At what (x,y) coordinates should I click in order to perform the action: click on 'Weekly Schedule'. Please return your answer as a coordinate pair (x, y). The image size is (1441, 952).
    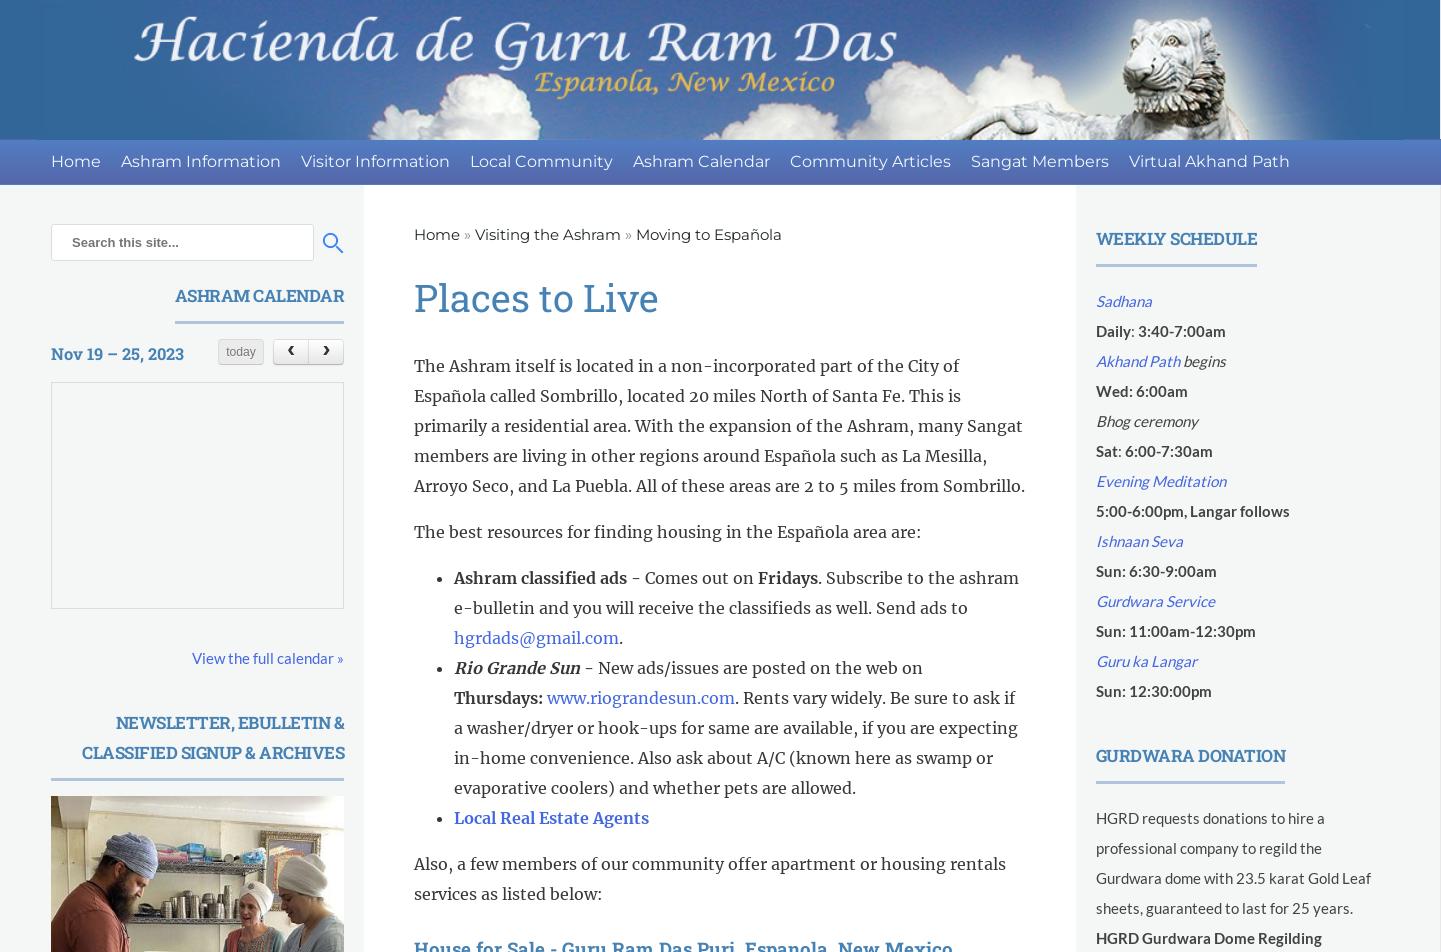
    Looking at the image, I should click on (1176, 238).